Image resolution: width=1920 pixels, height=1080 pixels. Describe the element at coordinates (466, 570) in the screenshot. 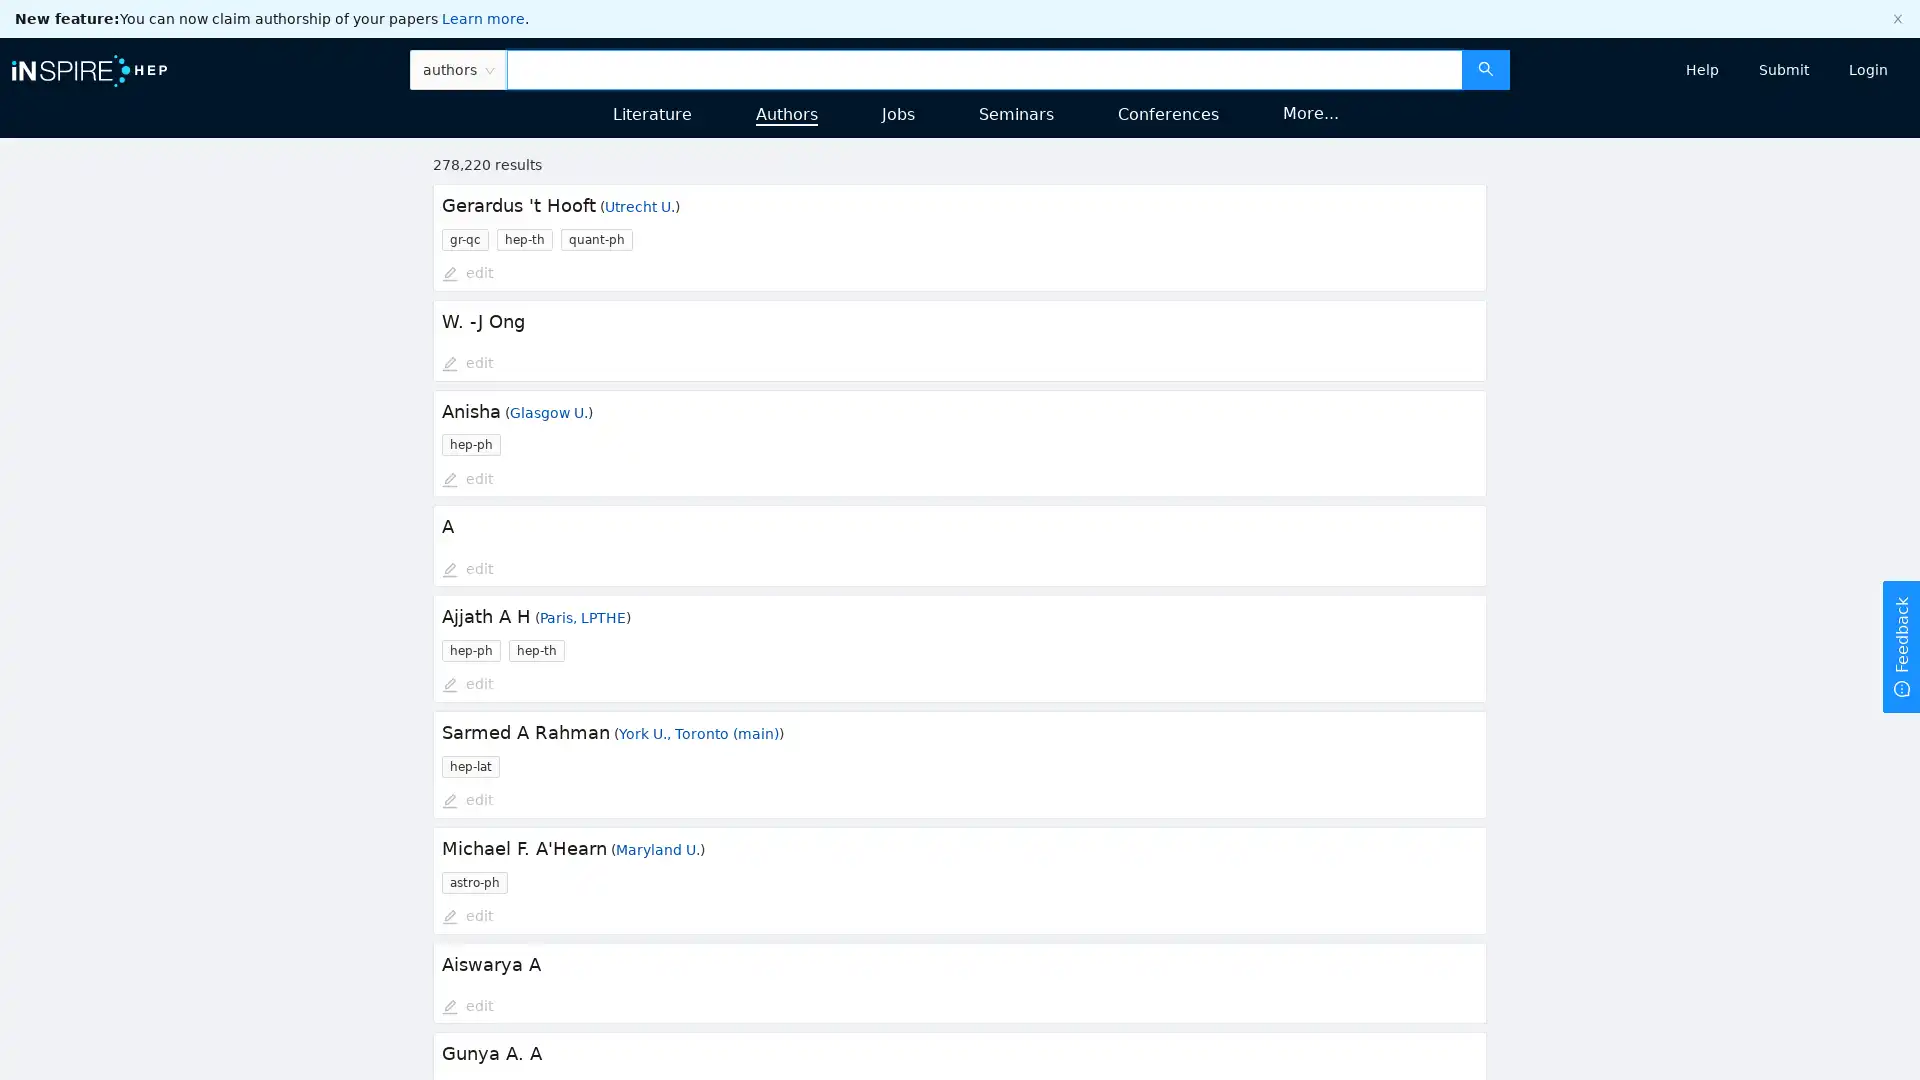

I see `edit edit` at that location.